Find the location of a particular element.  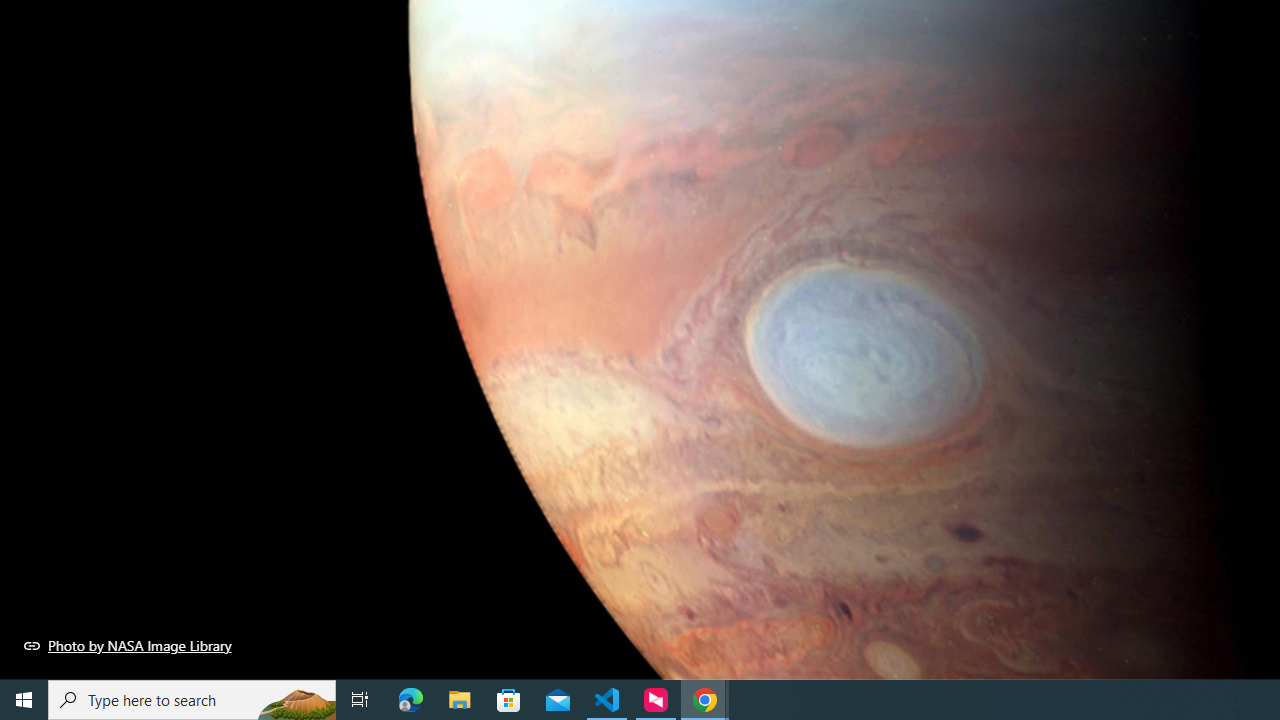

'Task View' is located at coordinates (359, 698).